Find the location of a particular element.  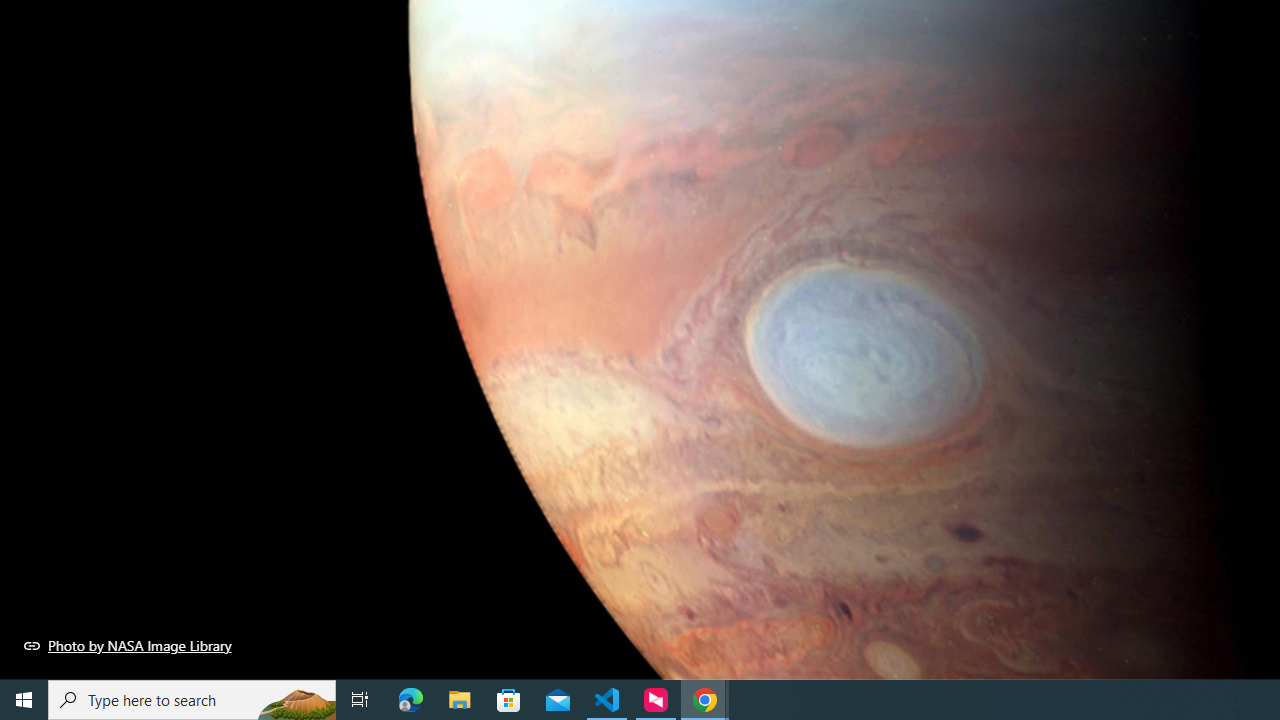

'Task View' is located at coordinates (359, 698).